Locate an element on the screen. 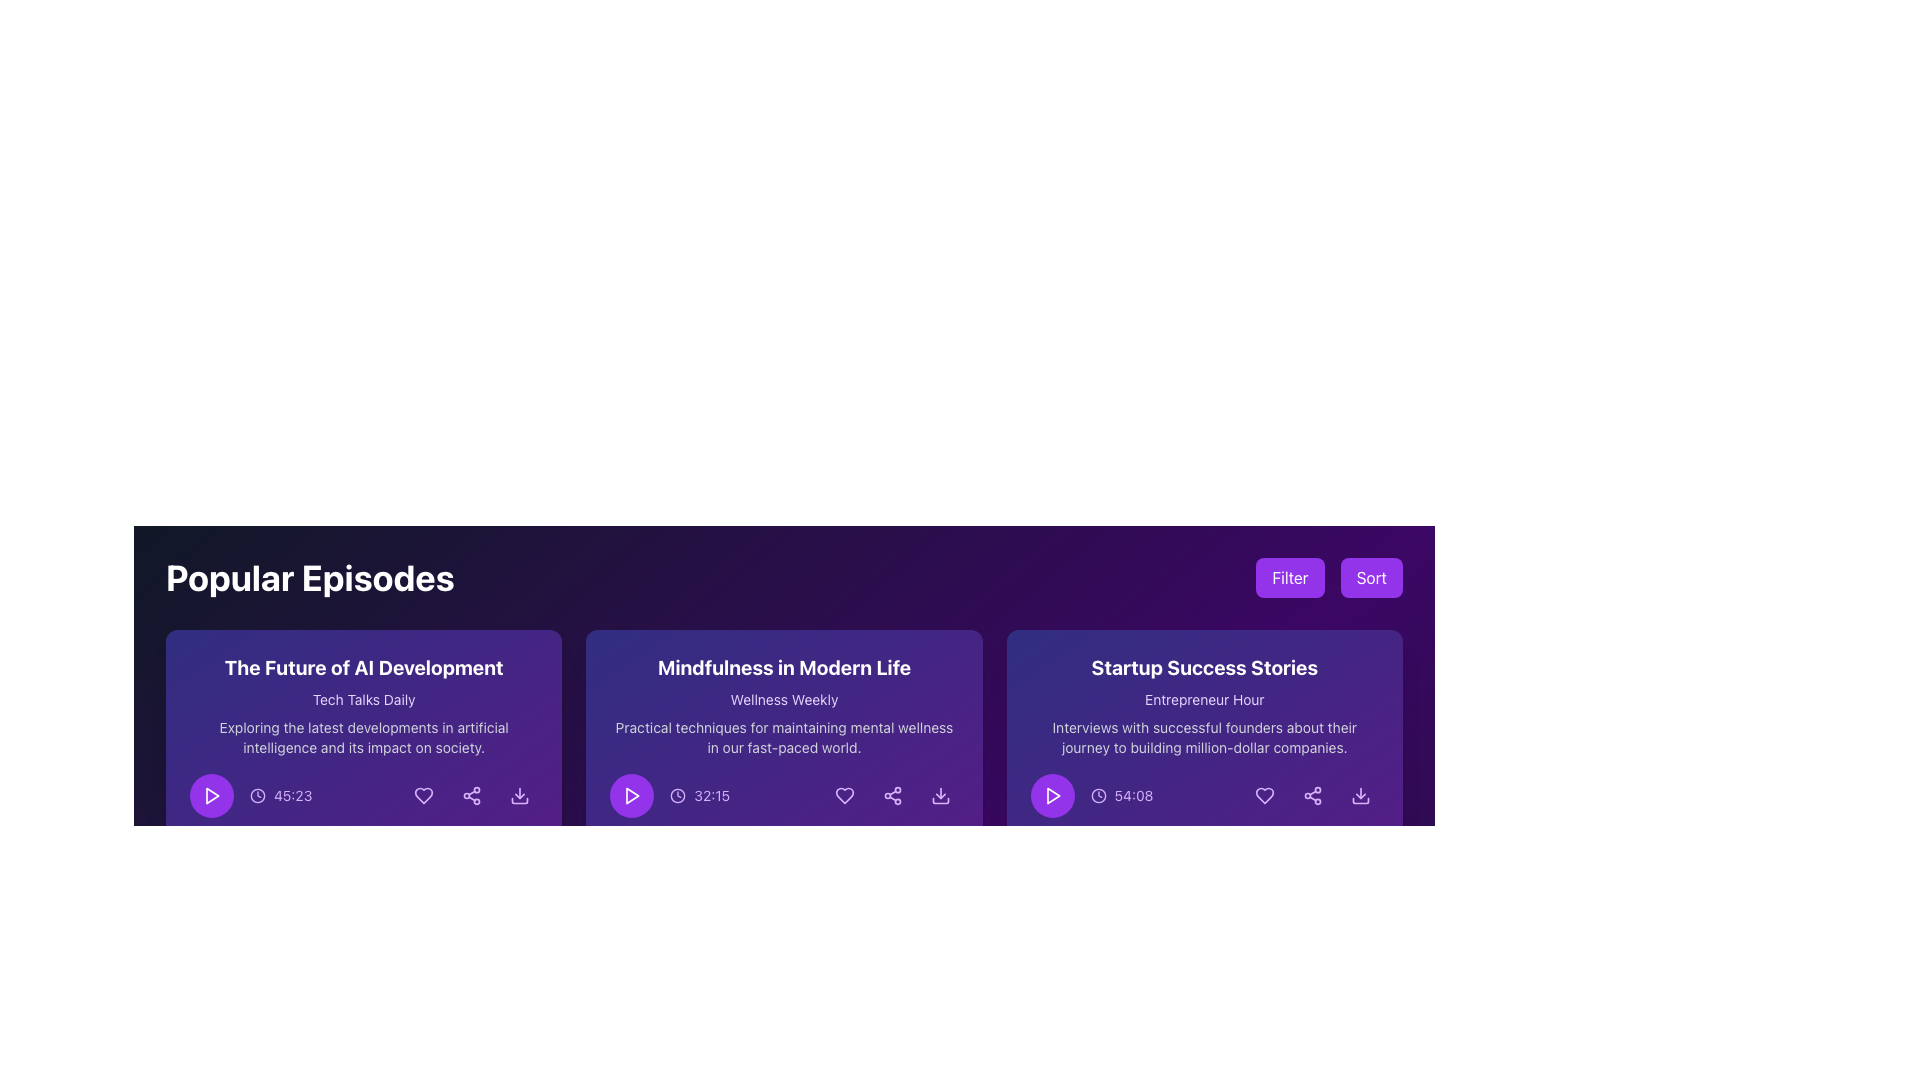 The width and height of the screenshot is (1920, 1080). the purple heart-shaped icon below the 'Mindfulness in Modern Life' card to like or favorite the item is located at coordinates (844, 794).